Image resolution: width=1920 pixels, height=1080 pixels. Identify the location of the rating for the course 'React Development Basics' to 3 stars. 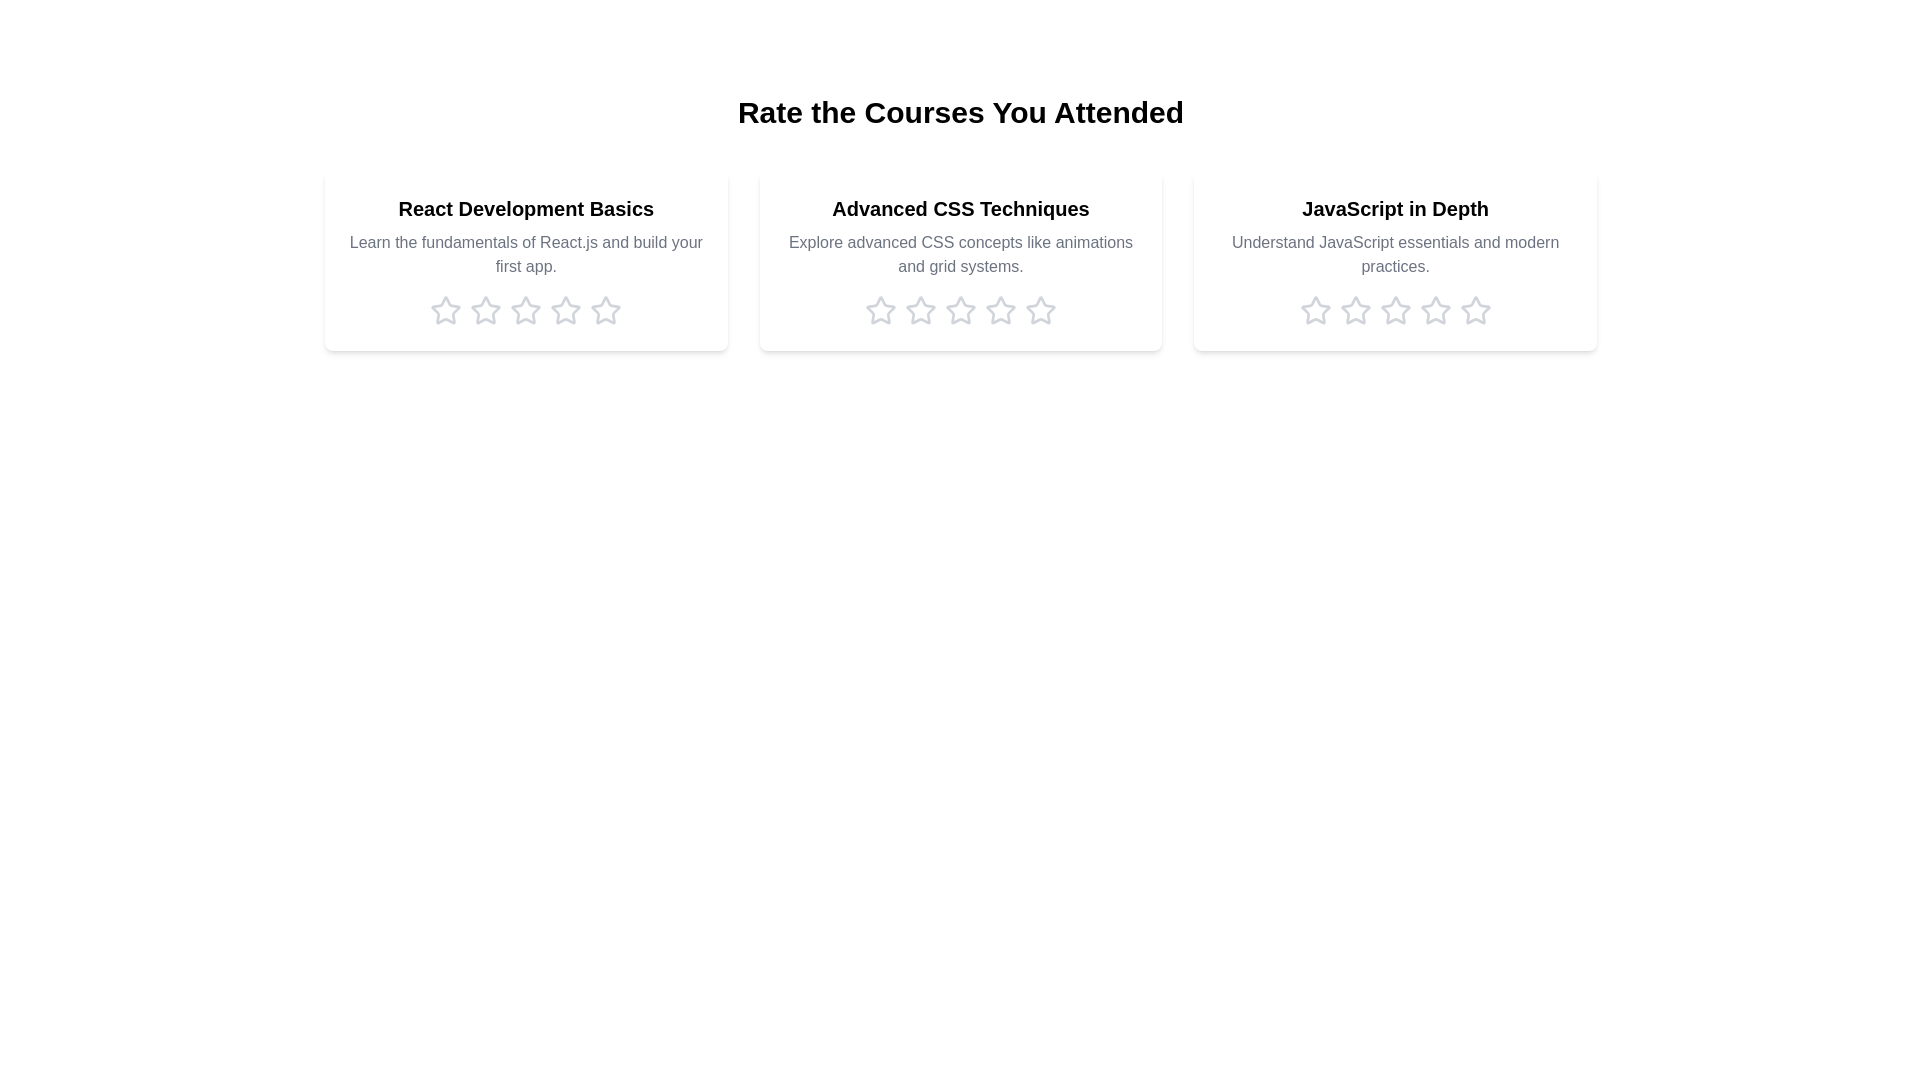
(526, 311).